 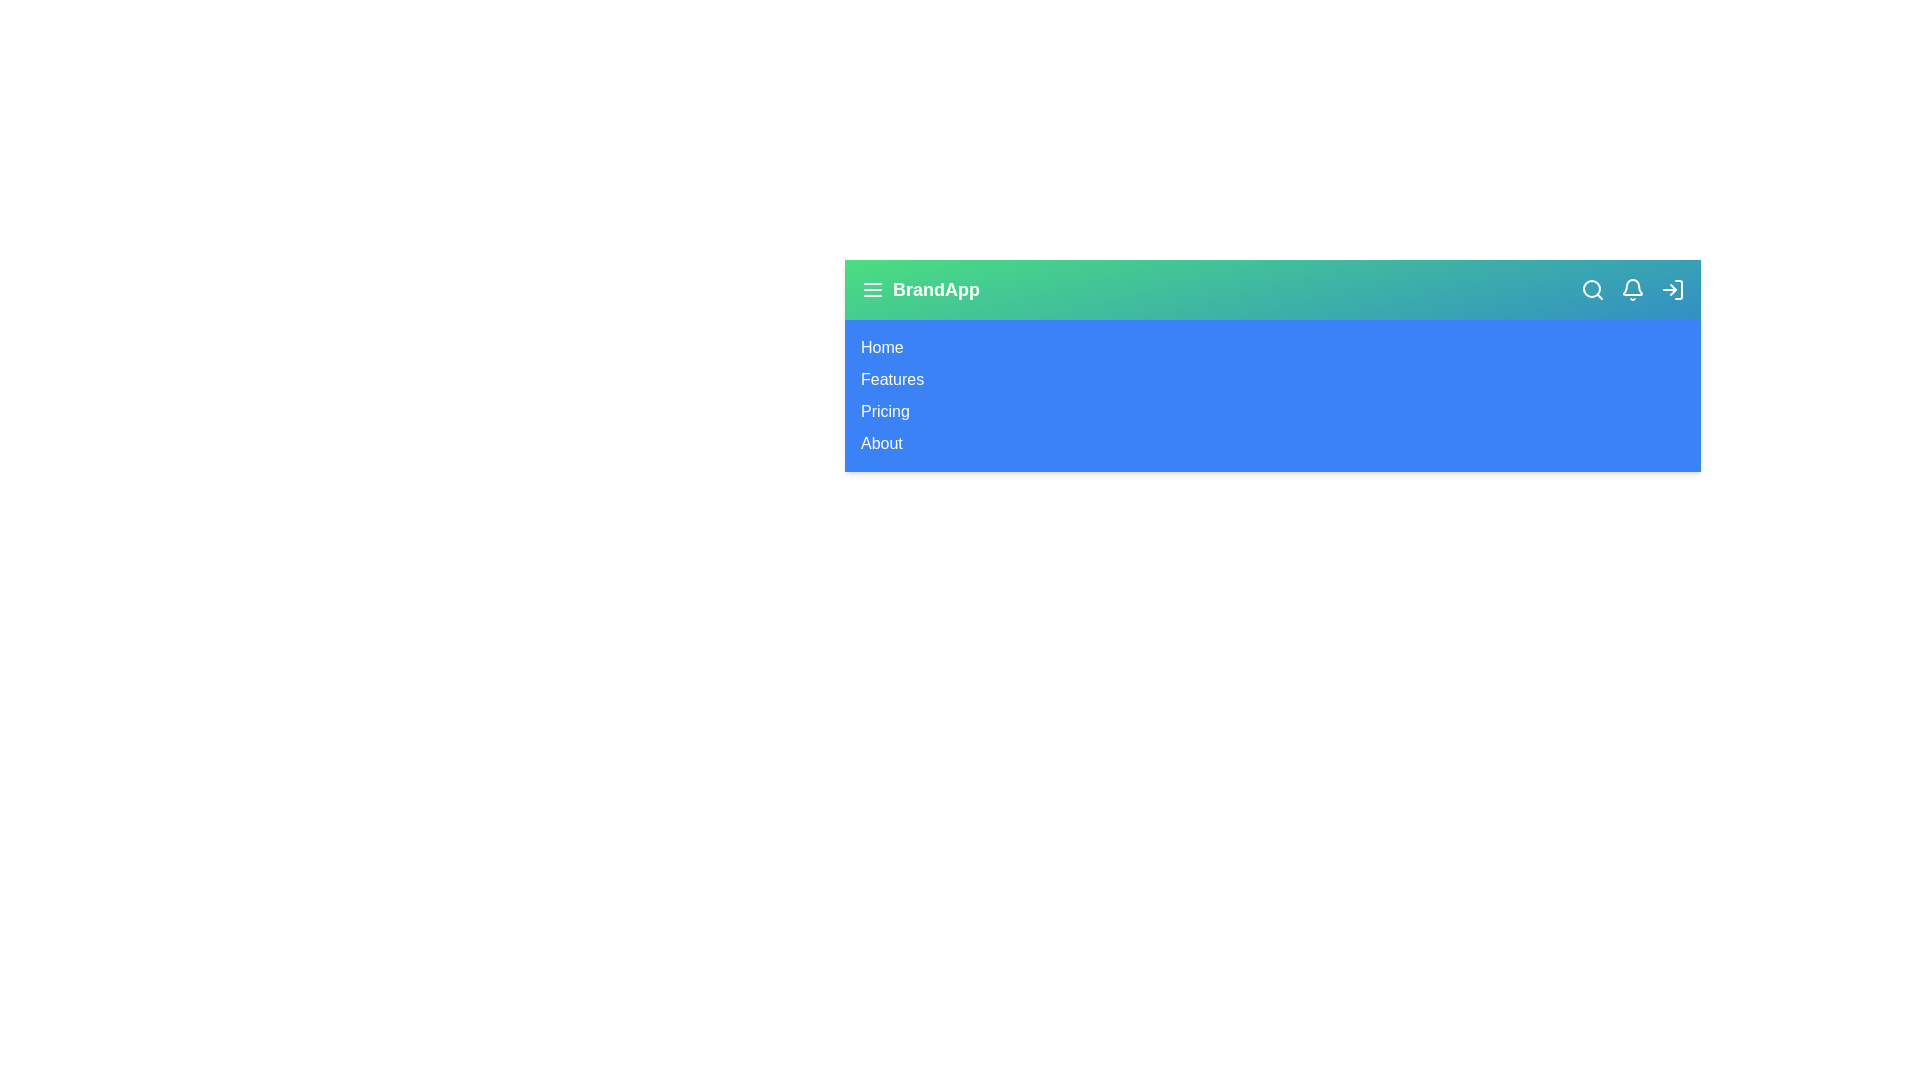 What do you see at coordinates (883, 411) in the screenshot?
I see `the menu item corresponding to Pricing to navigate to that section` at bounding box center [883, 411].